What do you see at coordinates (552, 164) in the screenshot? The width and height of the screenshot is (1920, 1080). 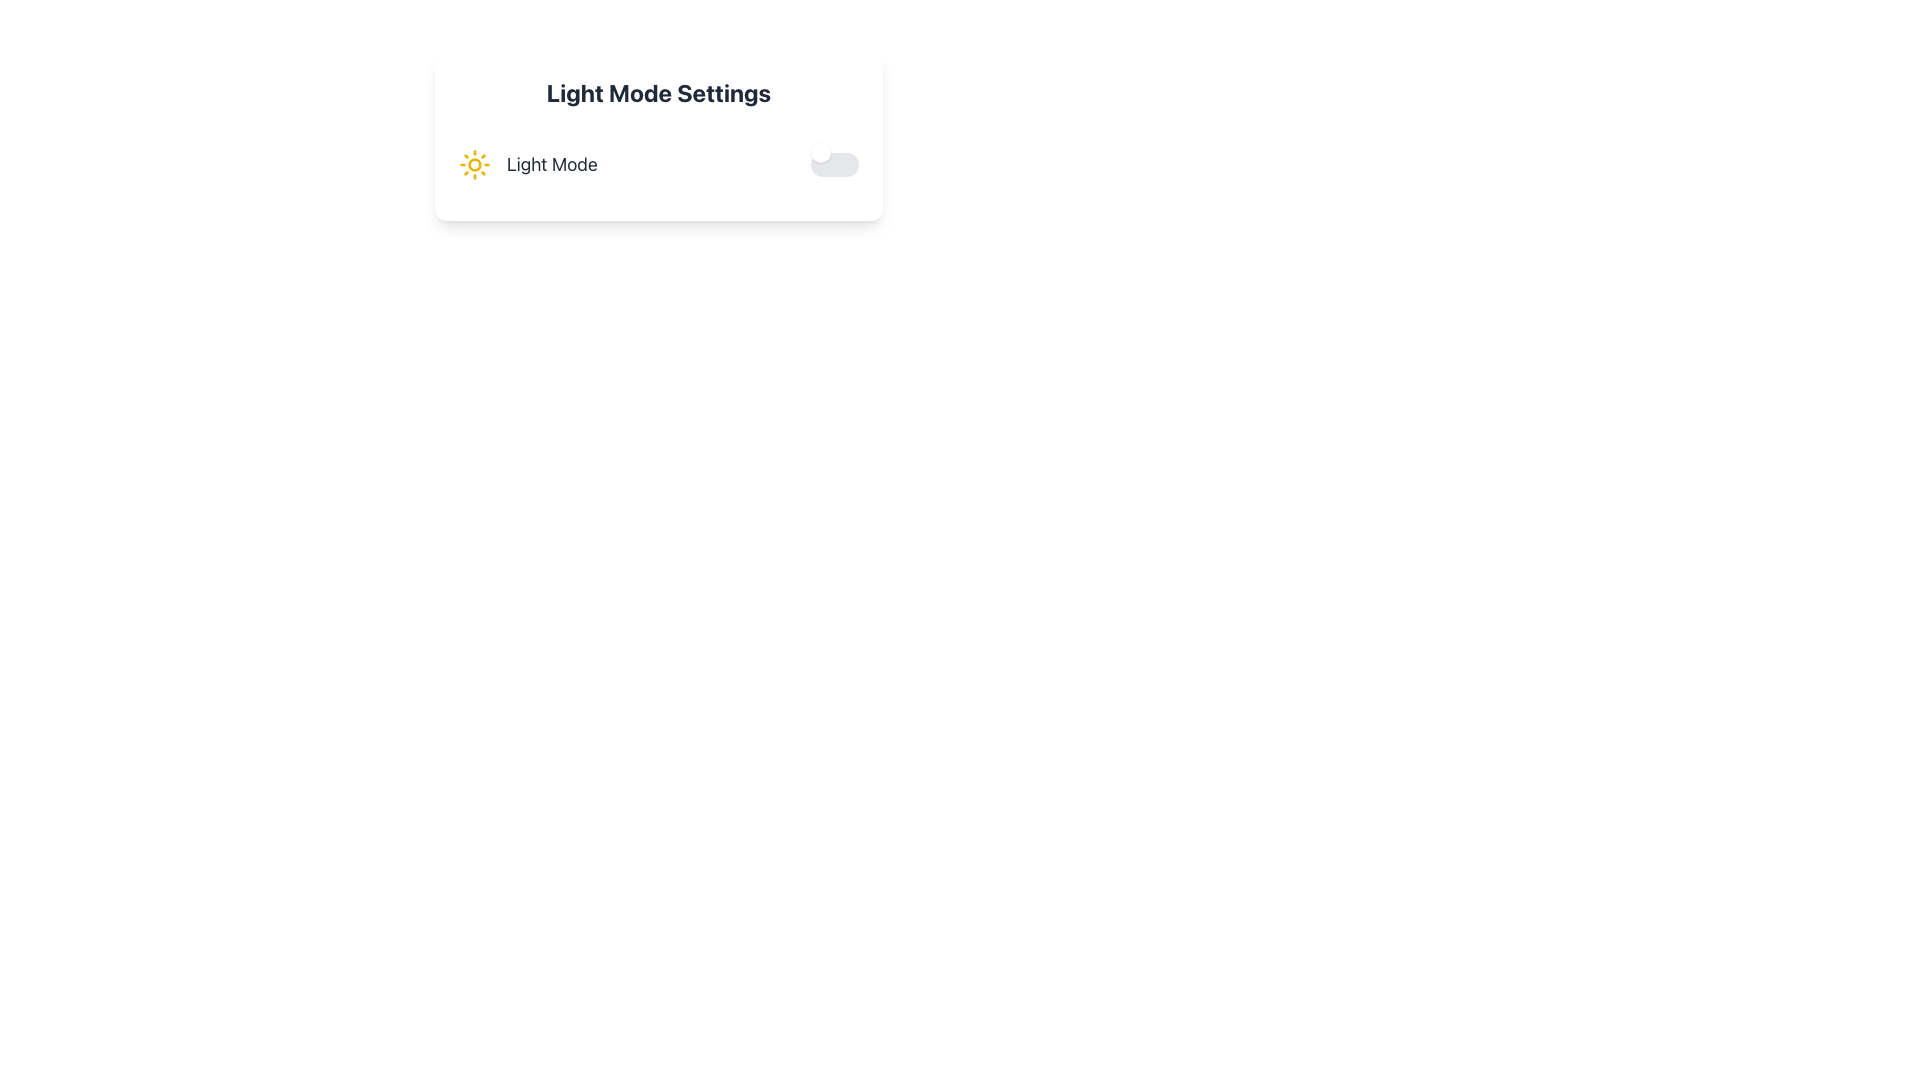 I see `the 'Light Mode' text label, which is located to the right of the sun-like icon in a horizontal layout` at bounding box center [552, 164].